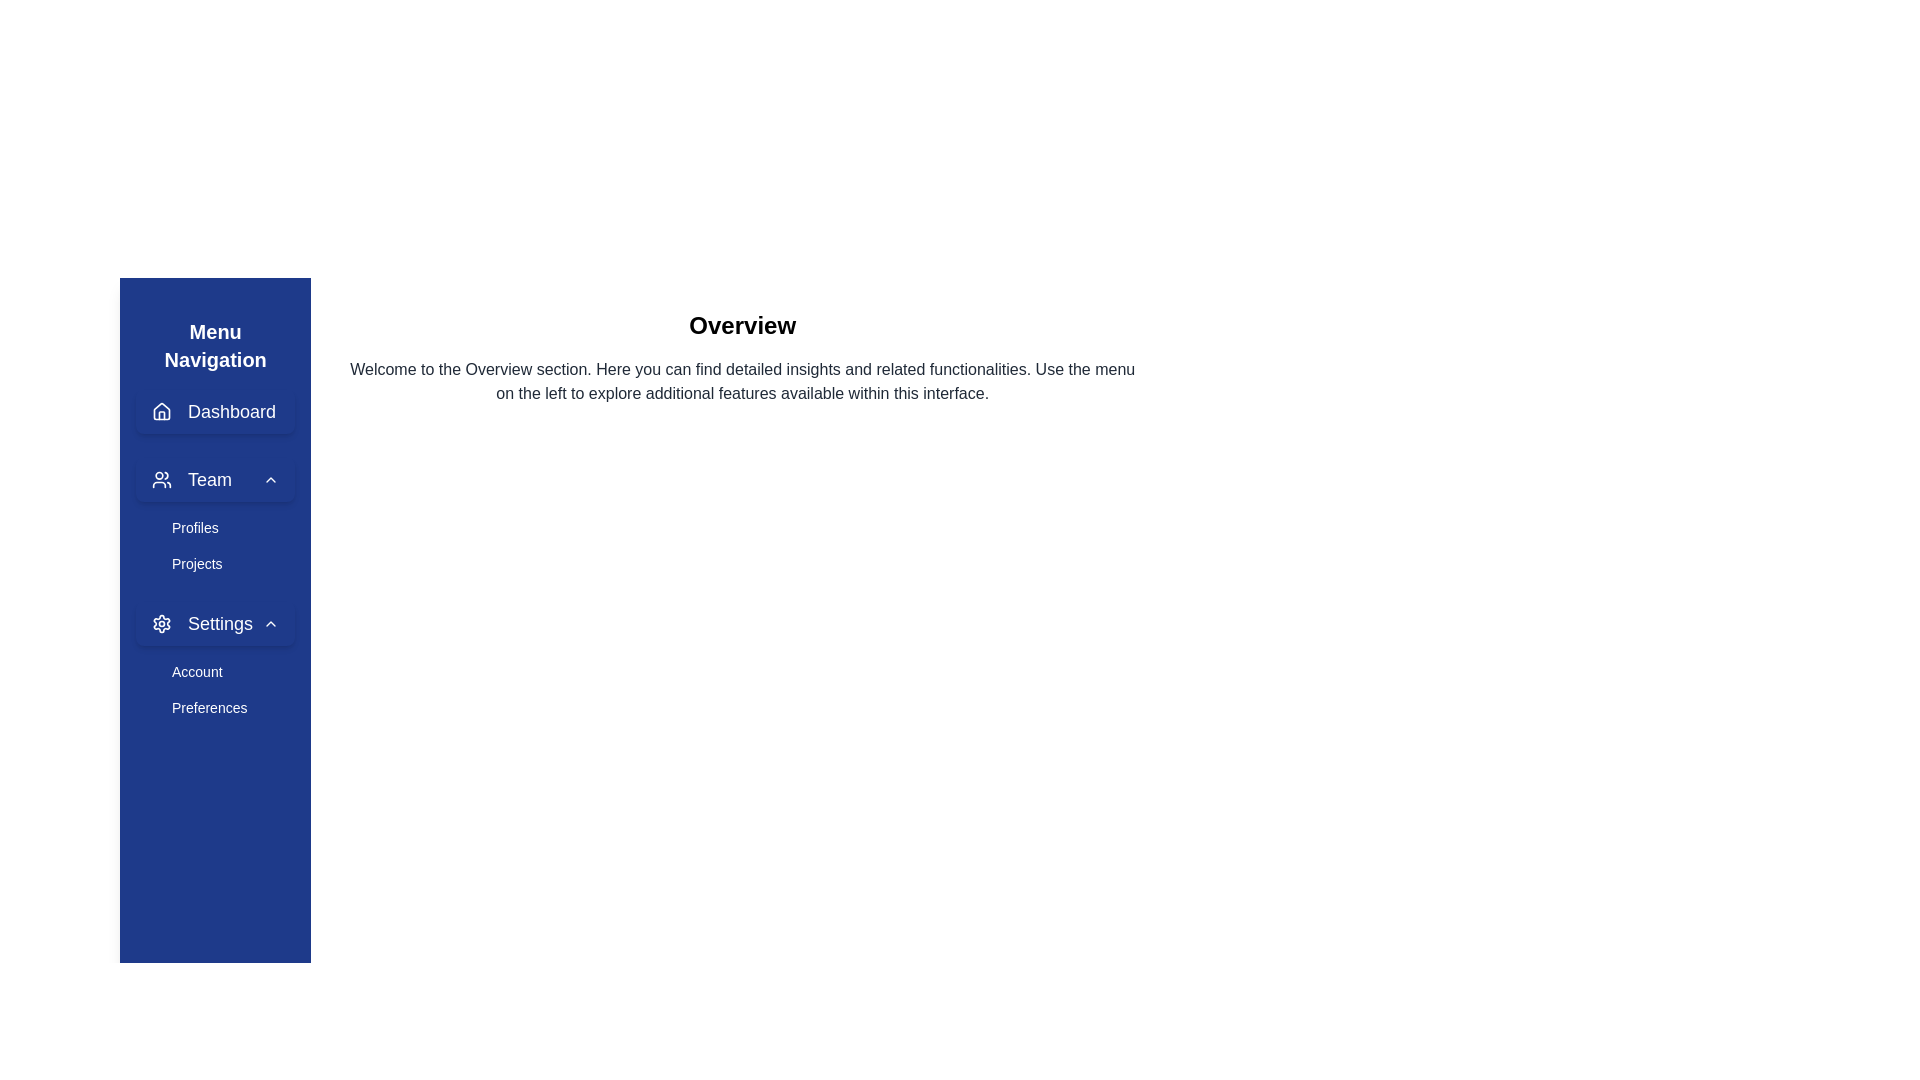 The image size is (1920, 1080). I want to click on the chevron icon located at the far right side of the 'Team' text in the vertical navigation bar, indicating the ability to expand or collapse the 'Team' menu item, so click(270, 479).